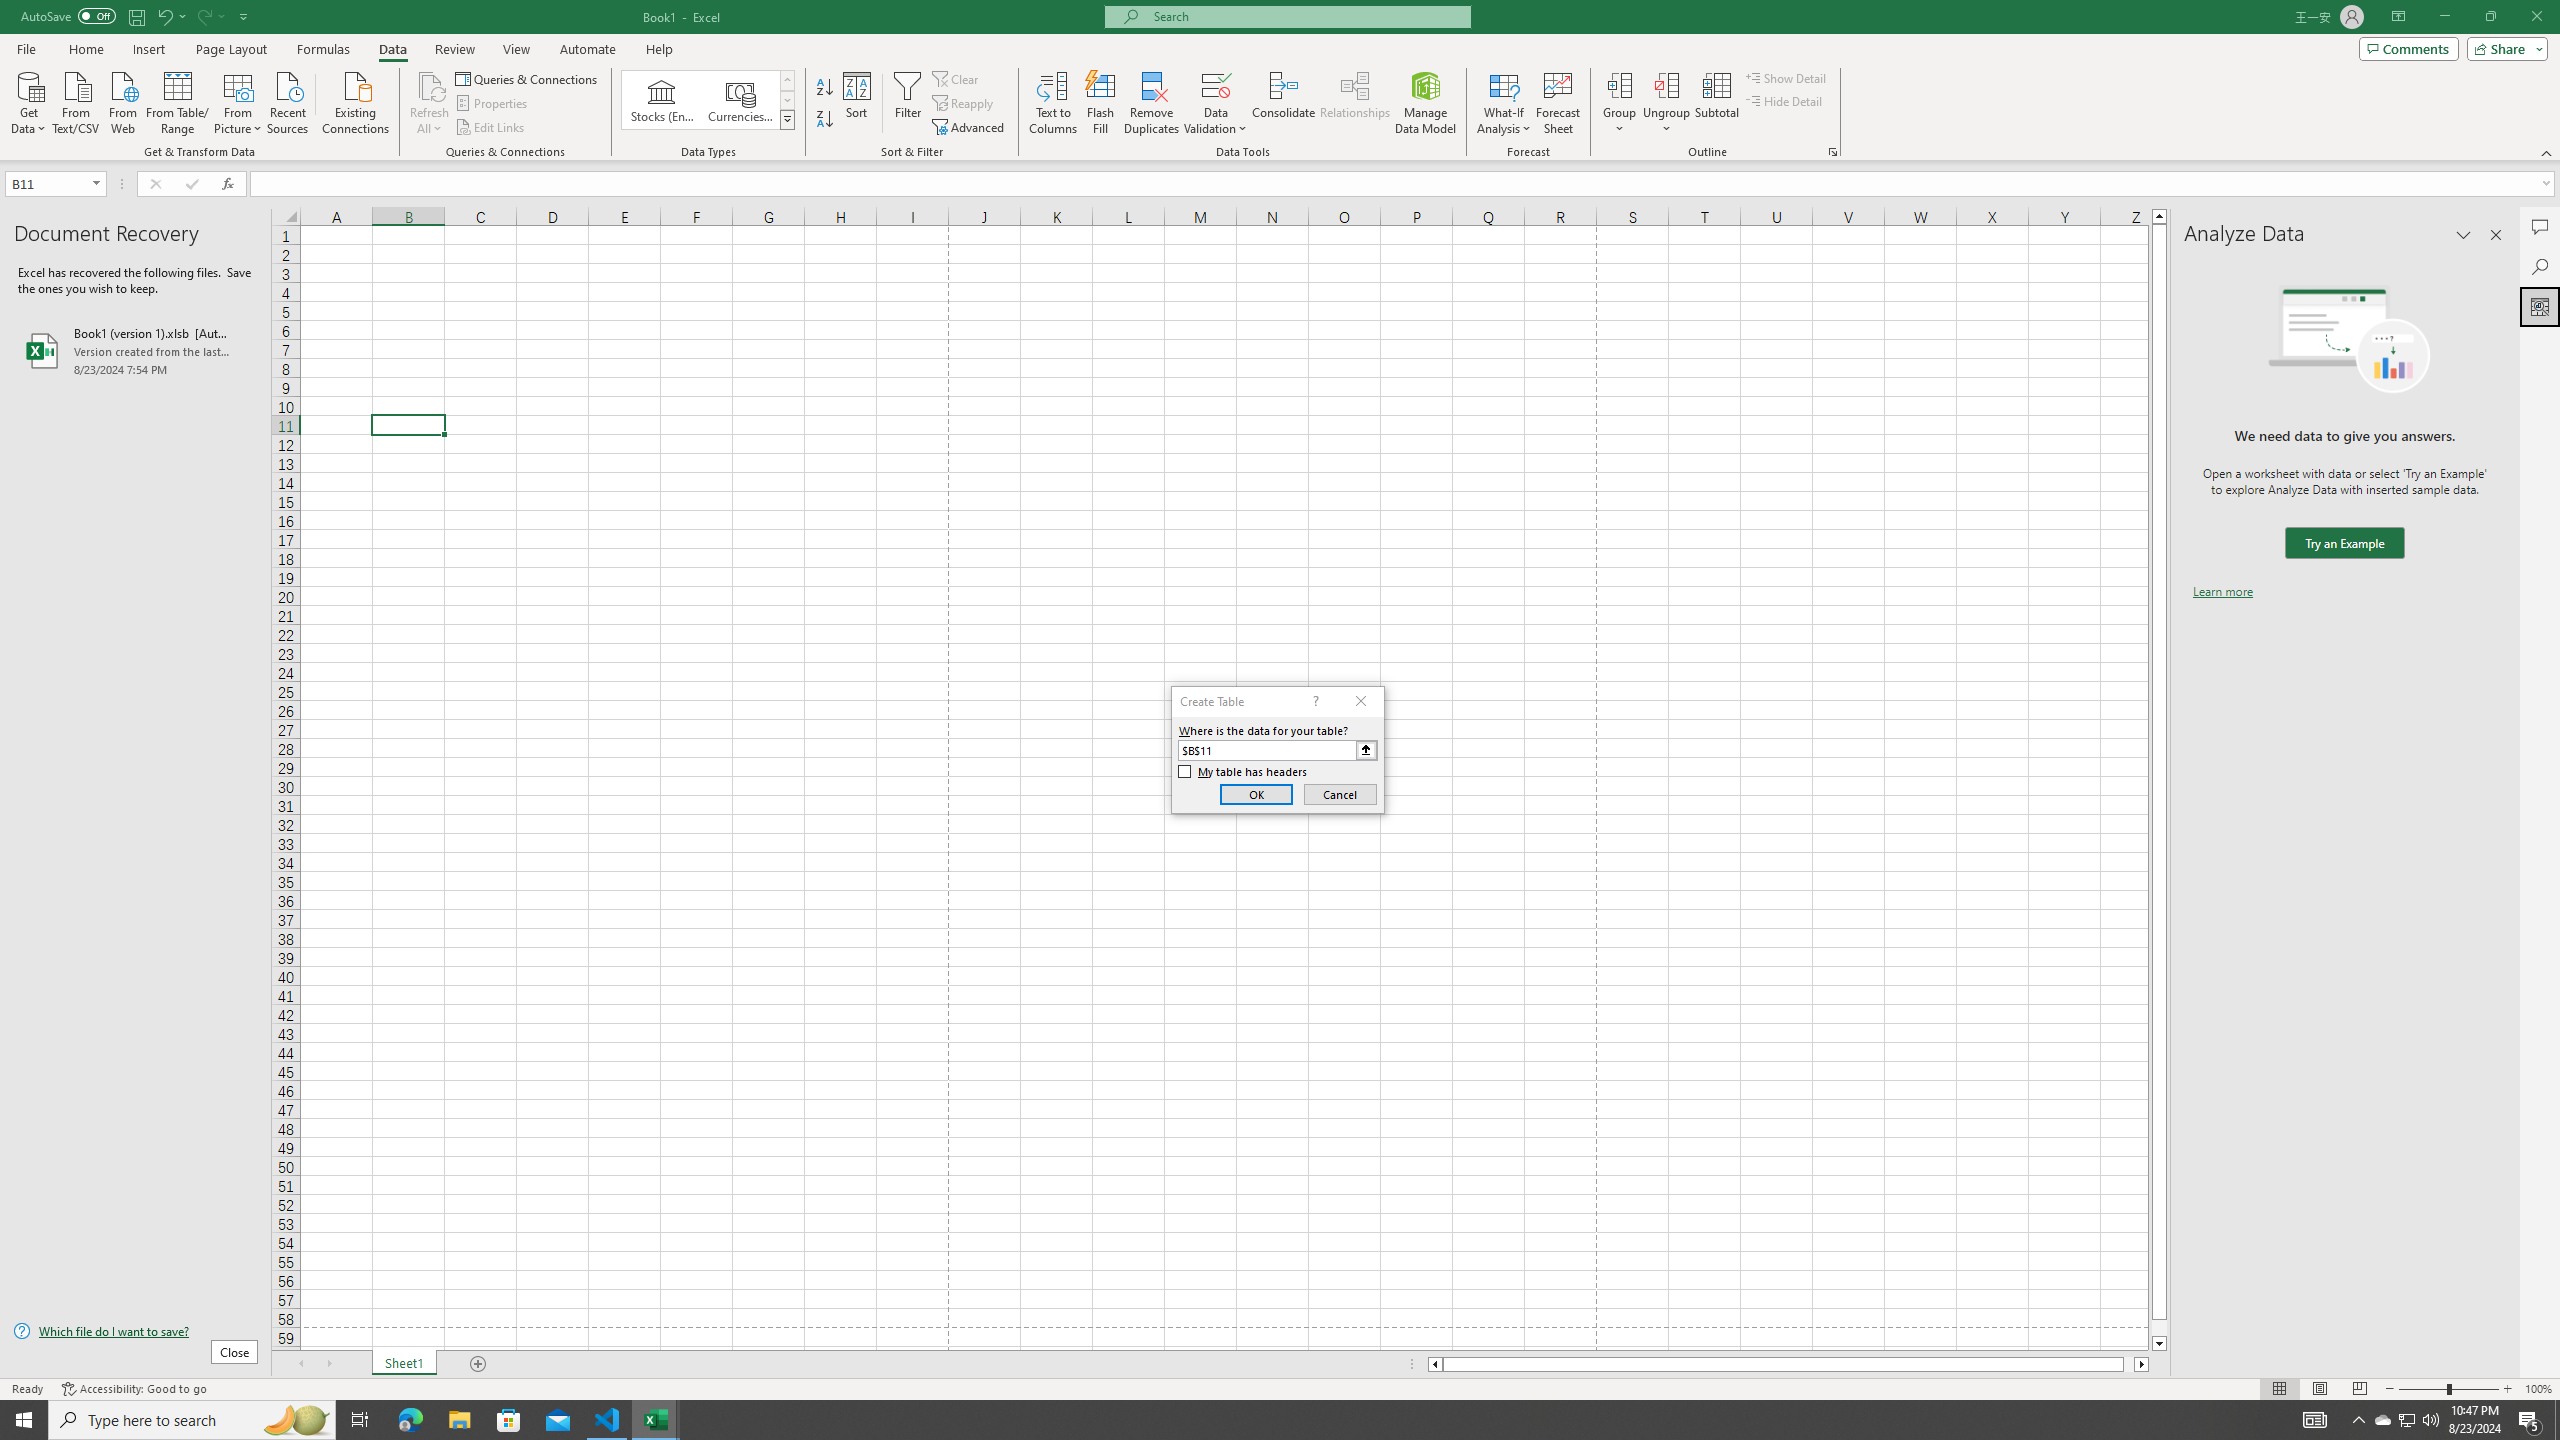 Image resolution: width=2560 pixels, height=1440 pixels. I want to click on 'Page Layout', so click(231, 49).